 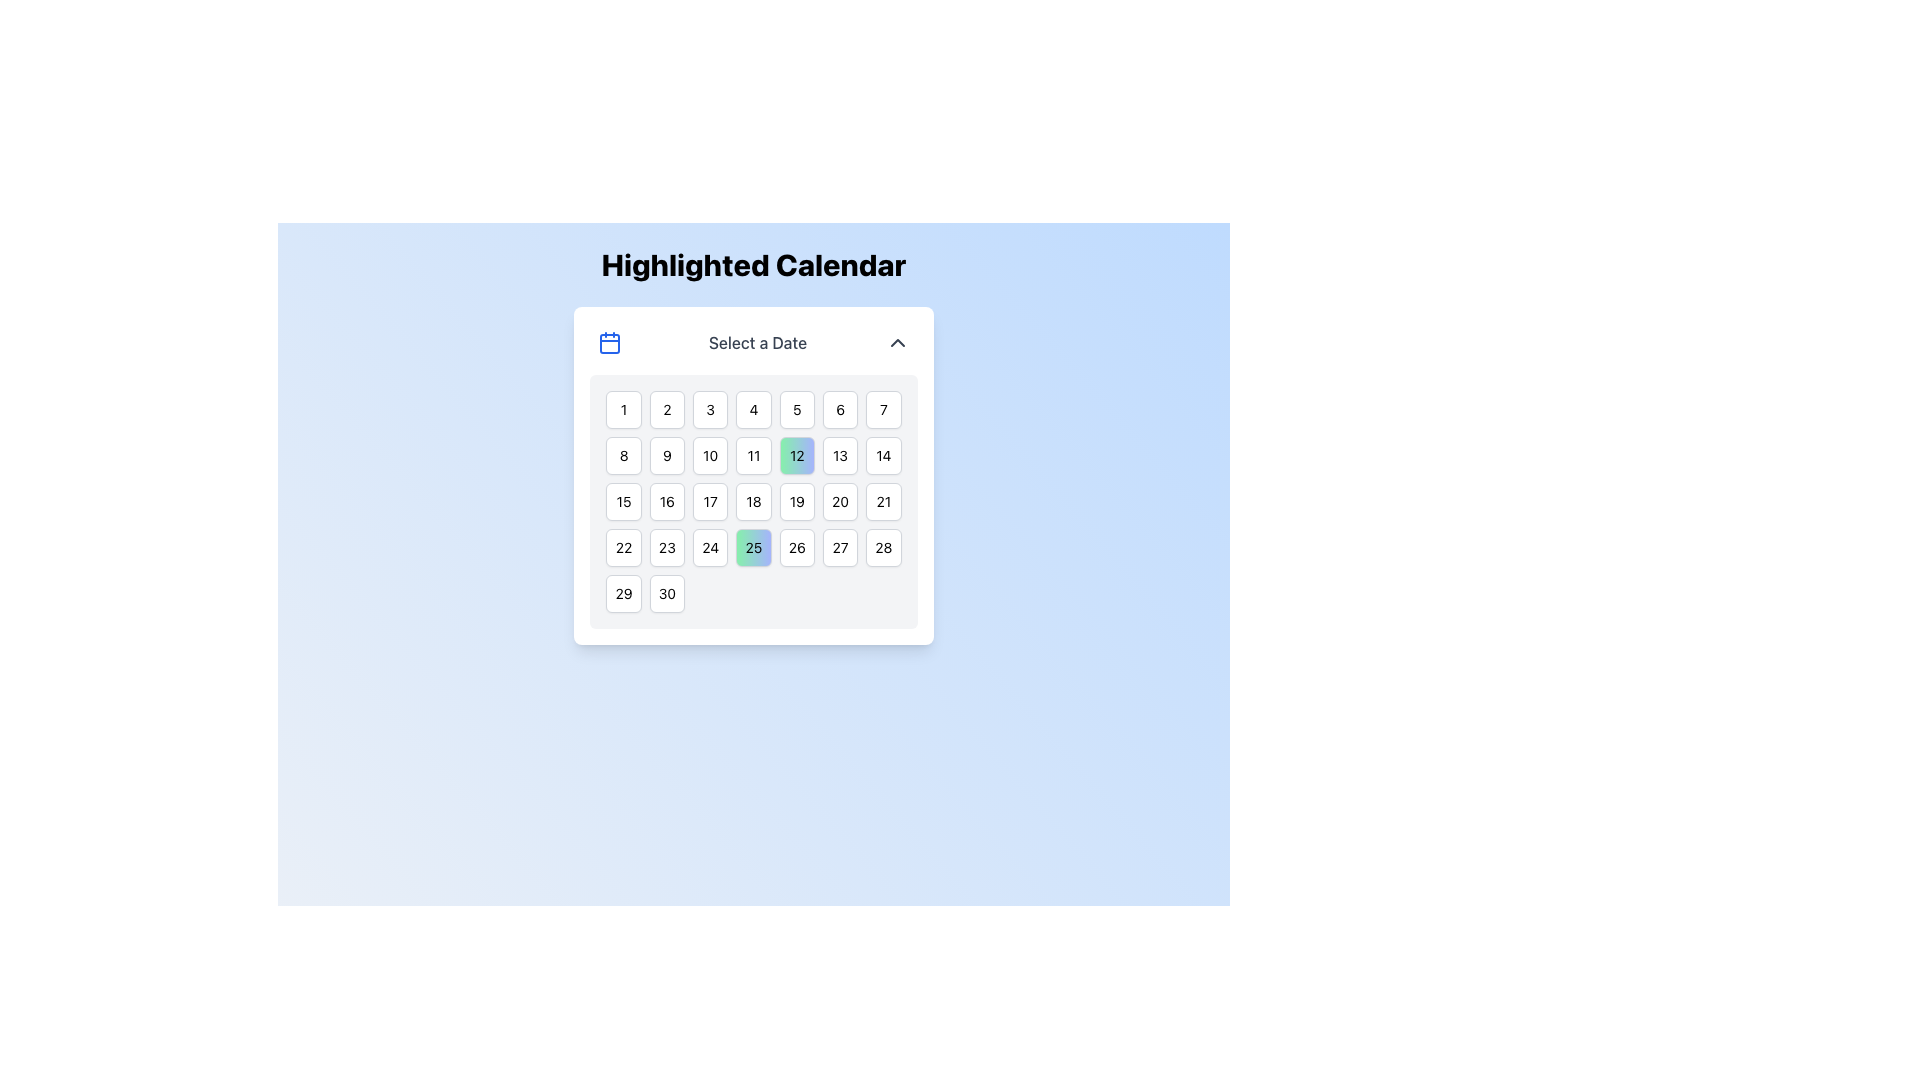 I want to click on the button representing the date '21', so click(x=882, y=500).